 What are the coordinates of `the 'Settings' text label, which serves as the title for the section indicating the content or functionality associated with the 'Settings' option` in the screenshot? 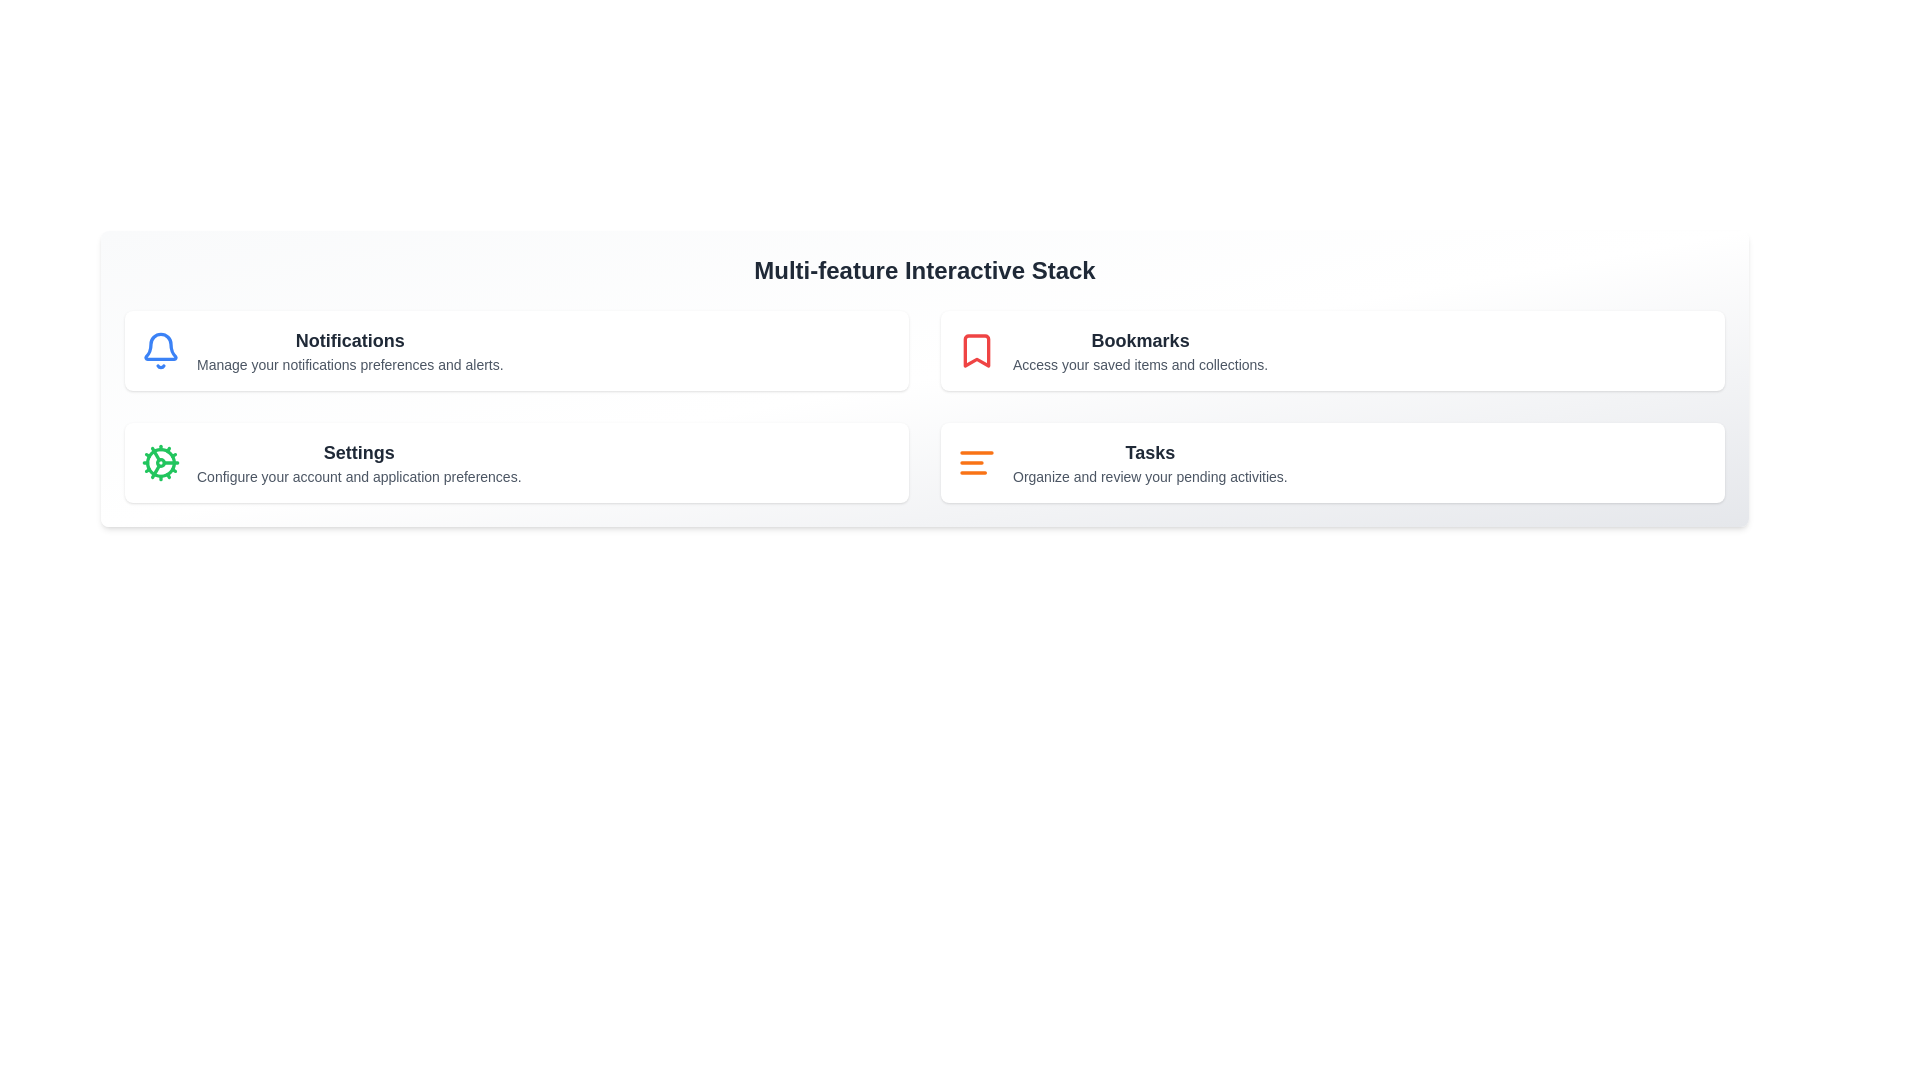 It's located at (359, 452).